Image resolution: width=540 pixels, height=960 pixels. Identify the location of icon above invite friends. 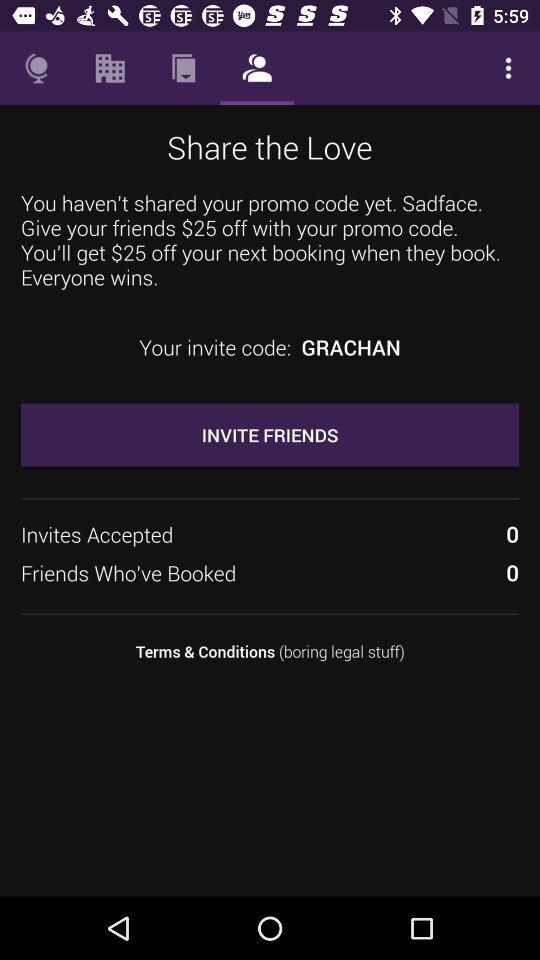
(350, 347).